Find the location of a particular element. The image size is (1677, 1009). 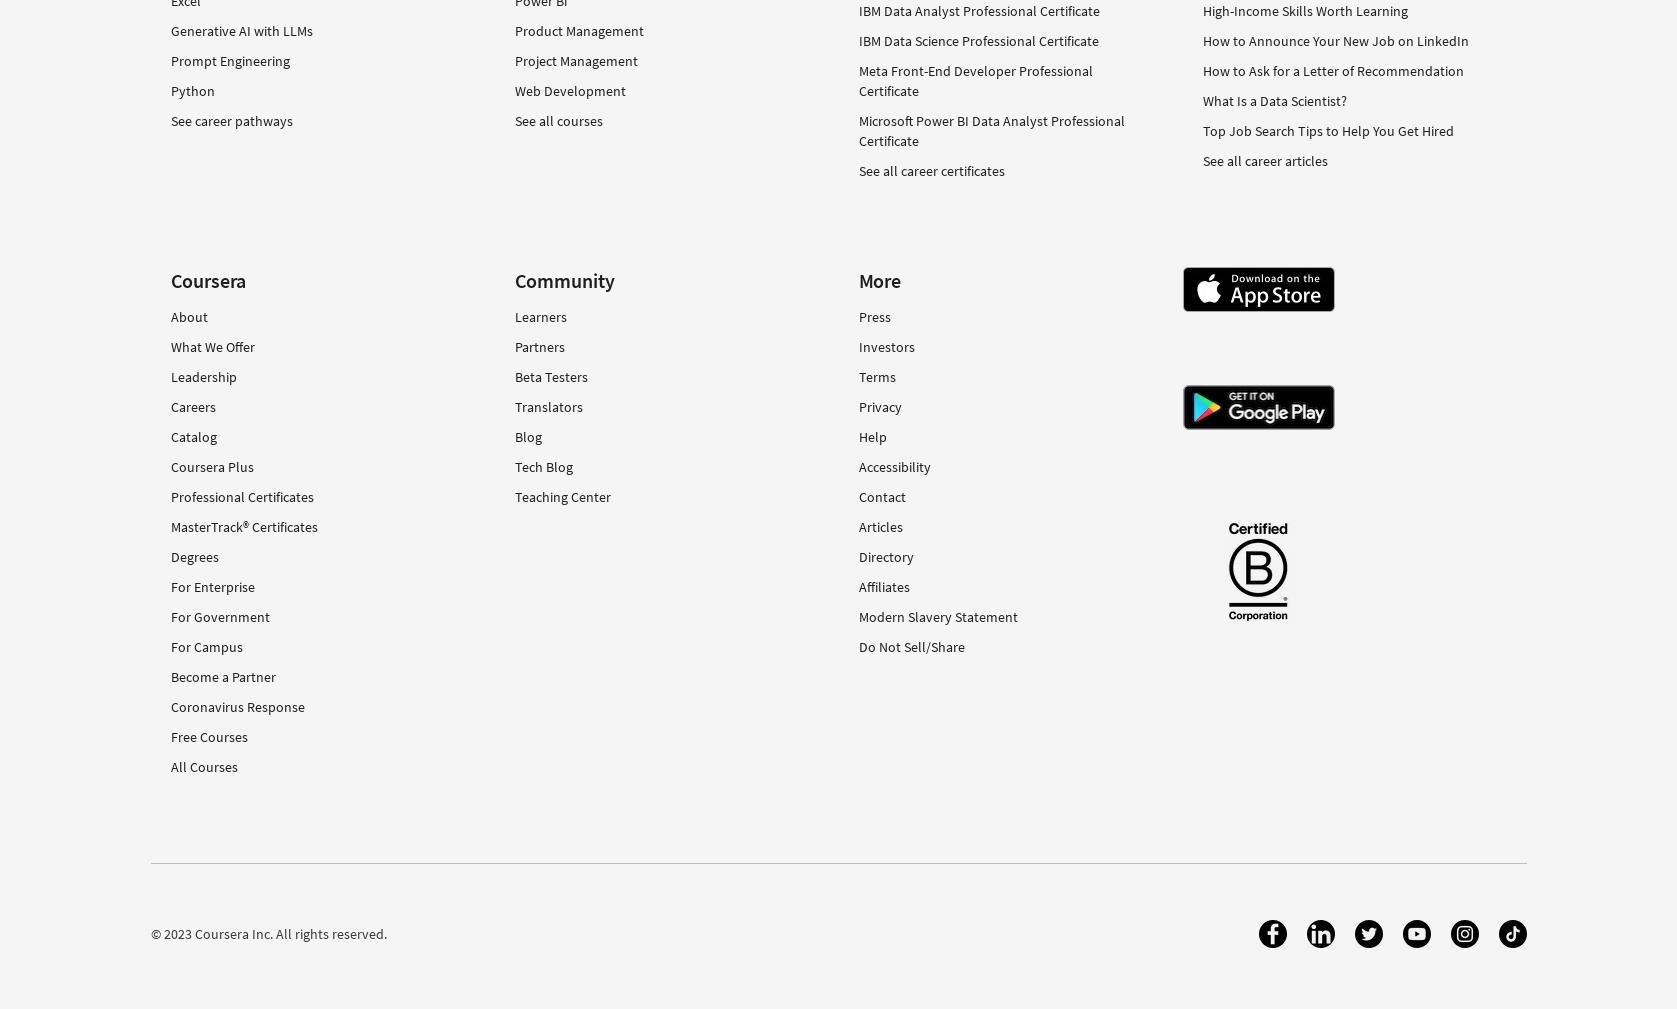

'Privacy' is located at coordinates (878, 405).